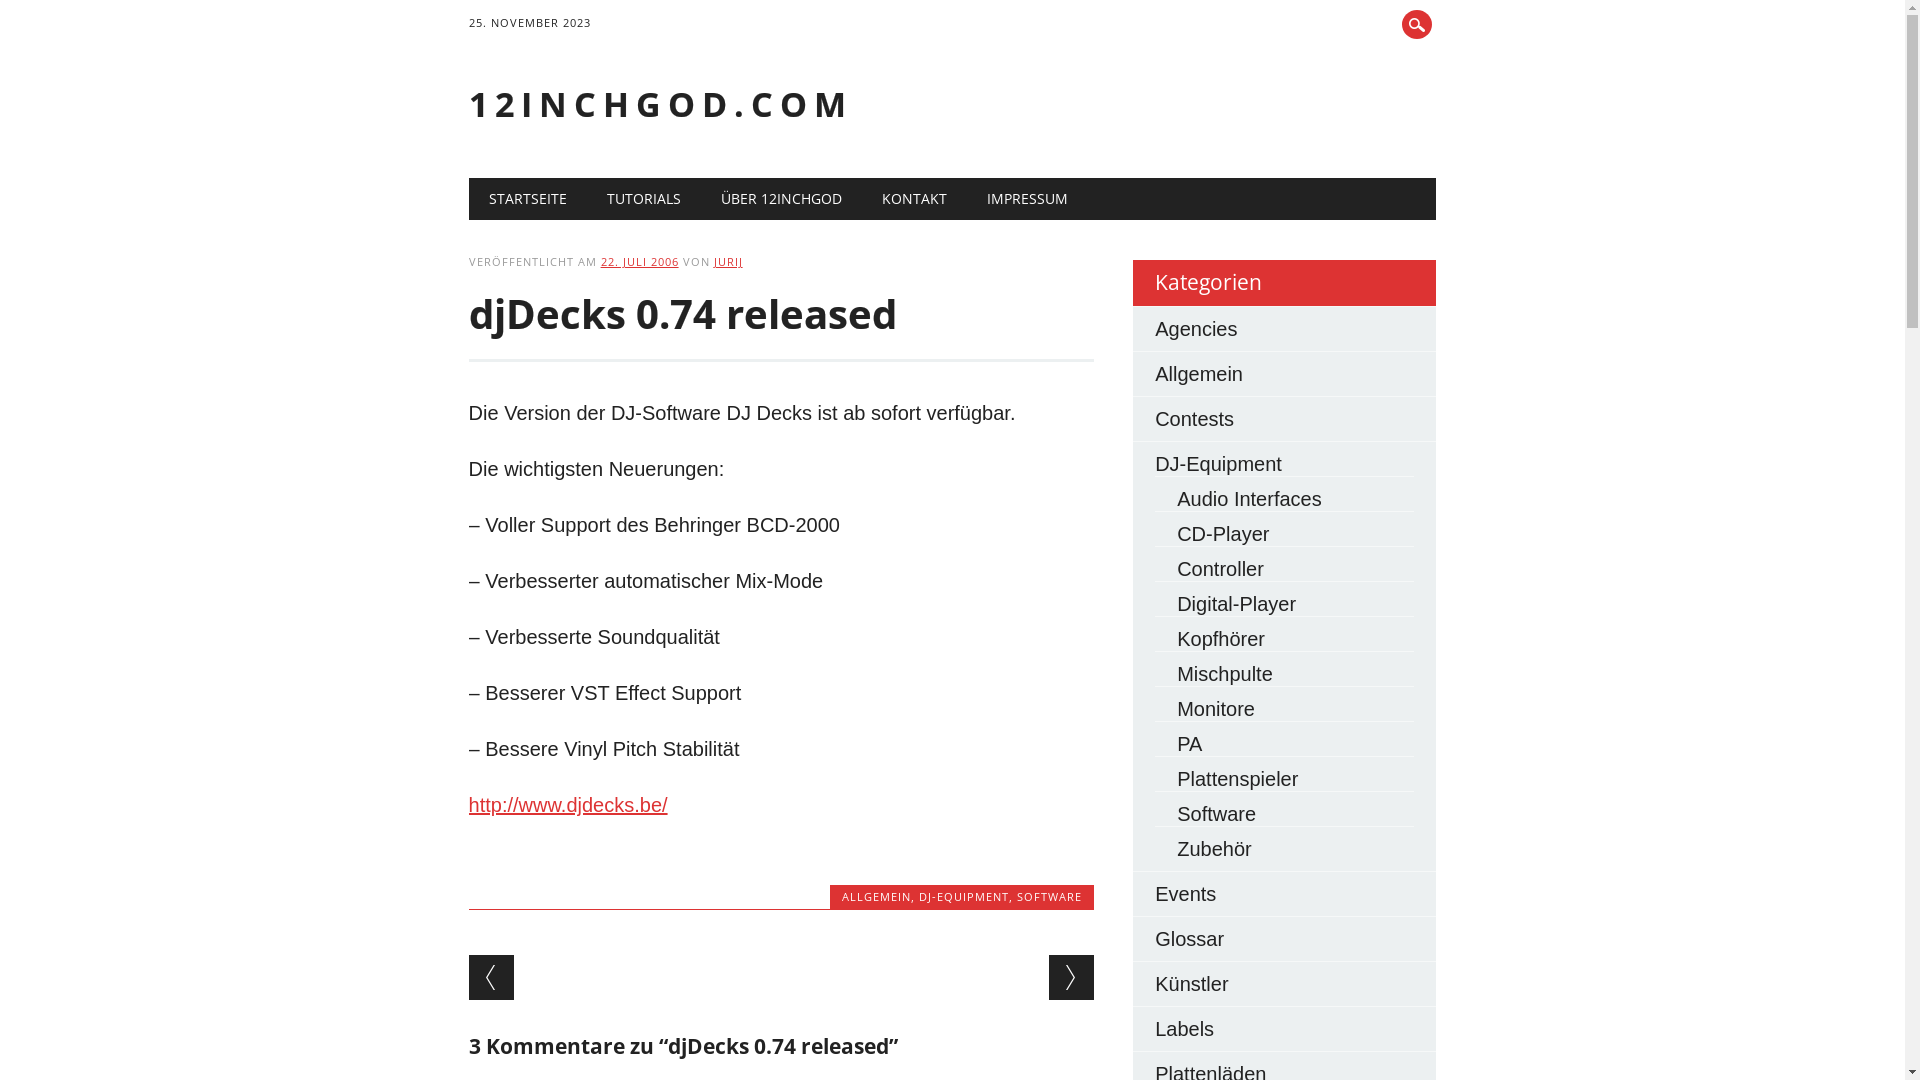 This screenshot has width=1920, height=1080. What do you see at coordinates (964, 895) in the screenshot?
I see `'DJ-EQUIPMENT'` at bounding box center [964, 895].